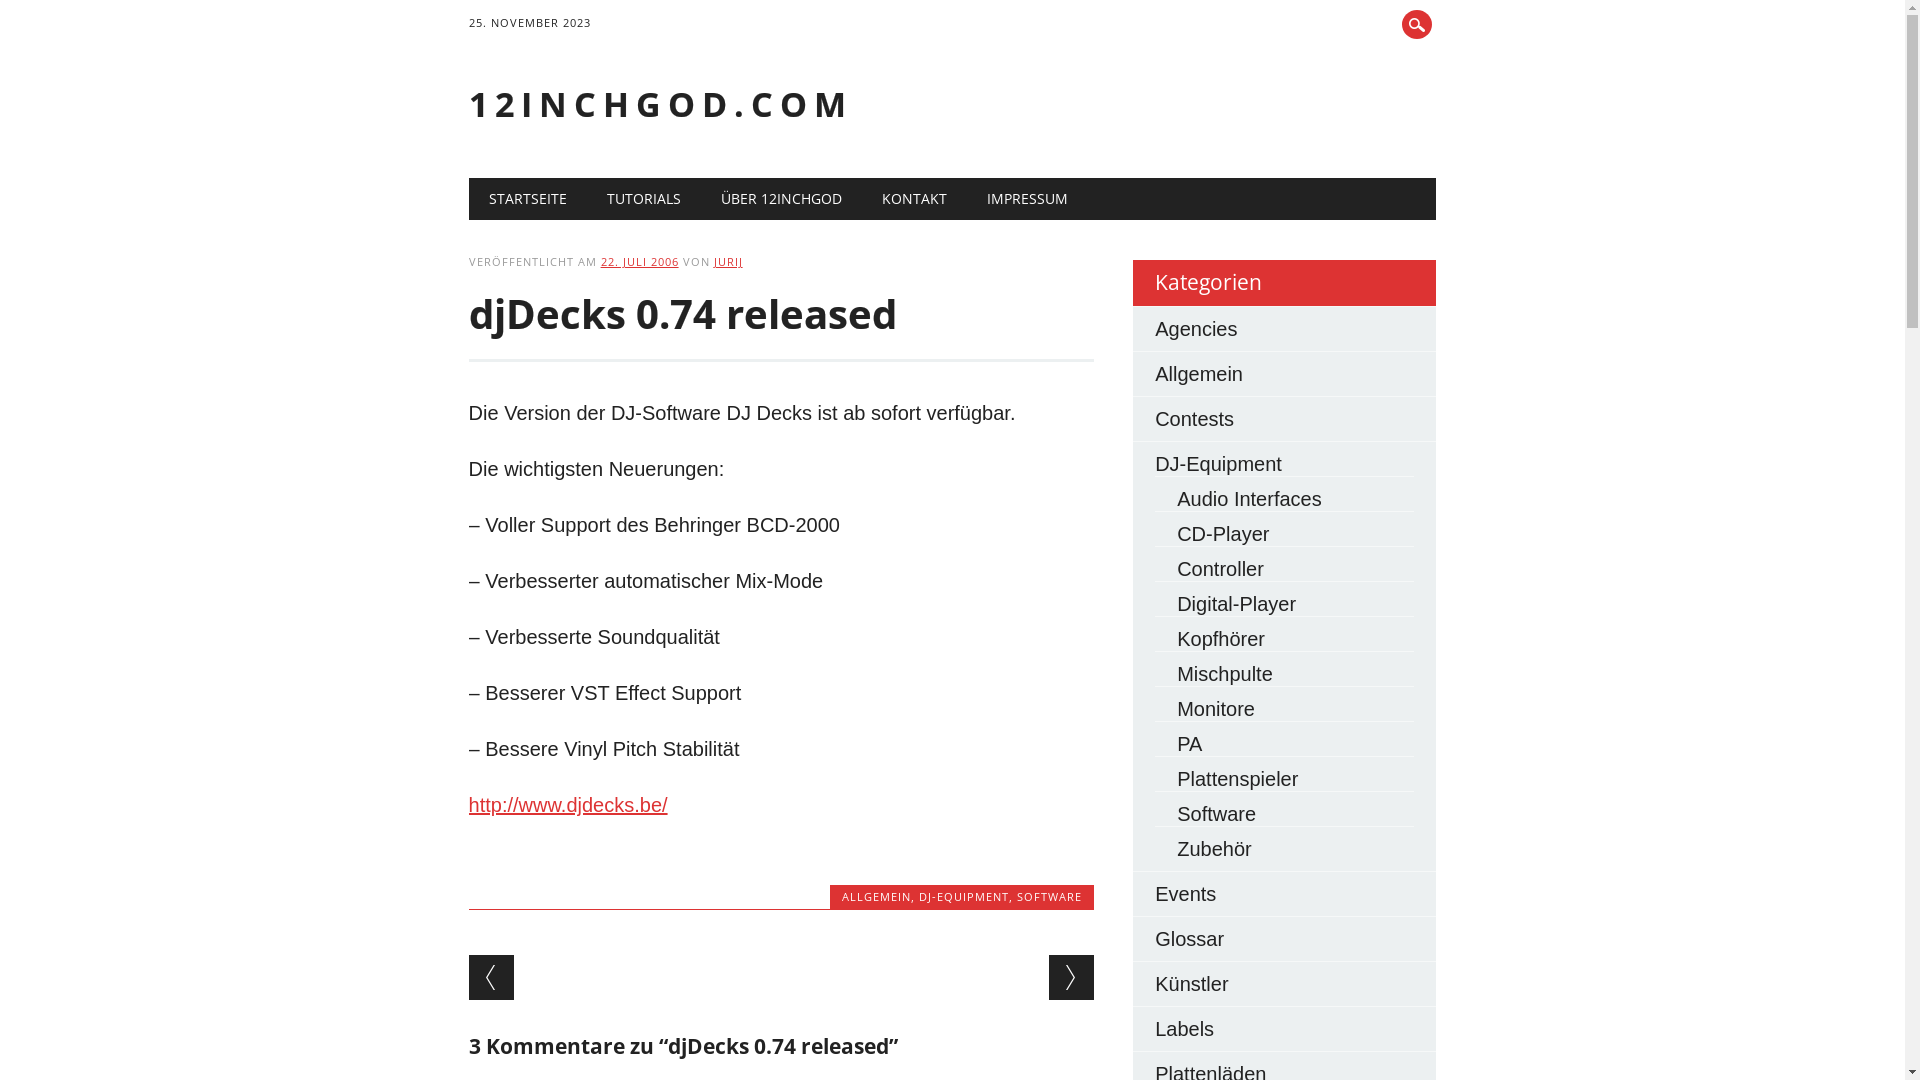 This screenshot has width=1920, height=1080. What do you see at coordinates (964, 895) in the screenshot?
I see `'DJ-EQUIPMENT'` at bounding box center [964, 895].